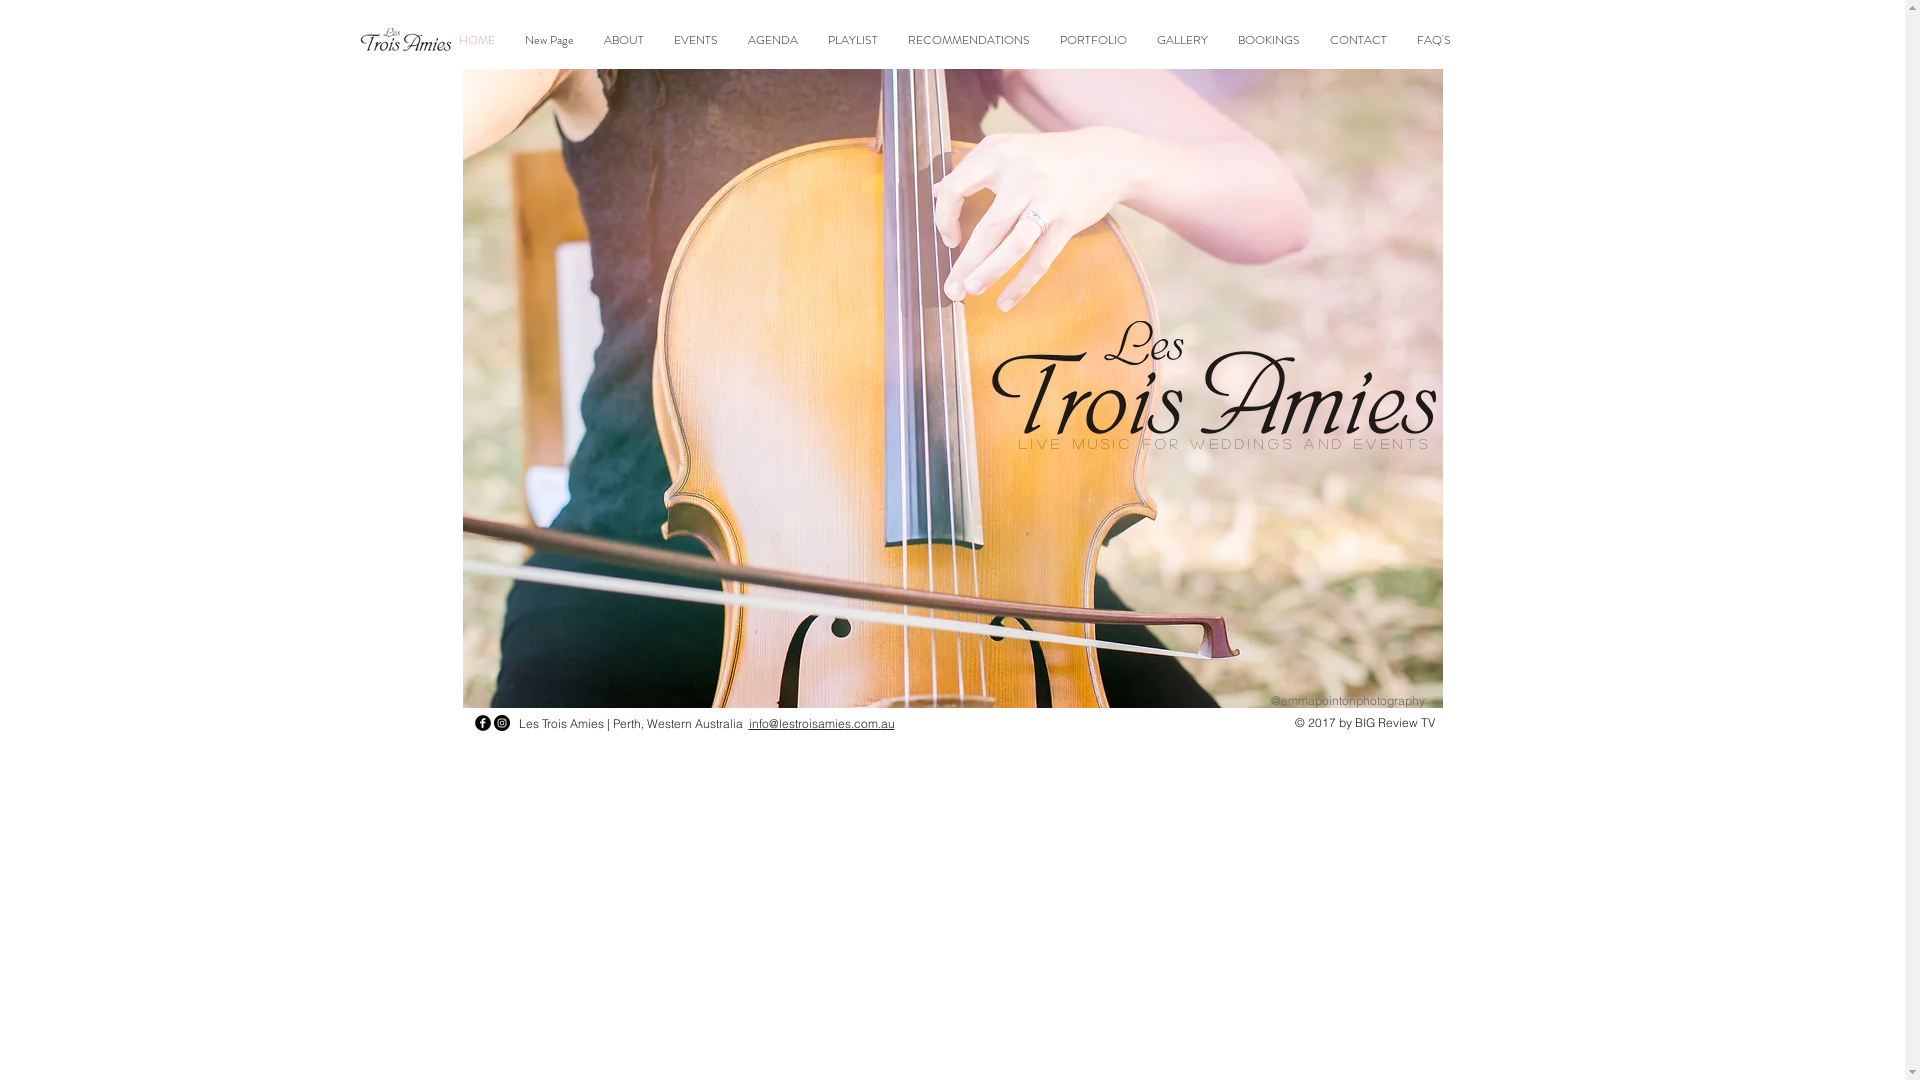  Describe the element at coordinates (969, 40) in the screenshot. I see `'RECOMMENDATIONS'` at that location.